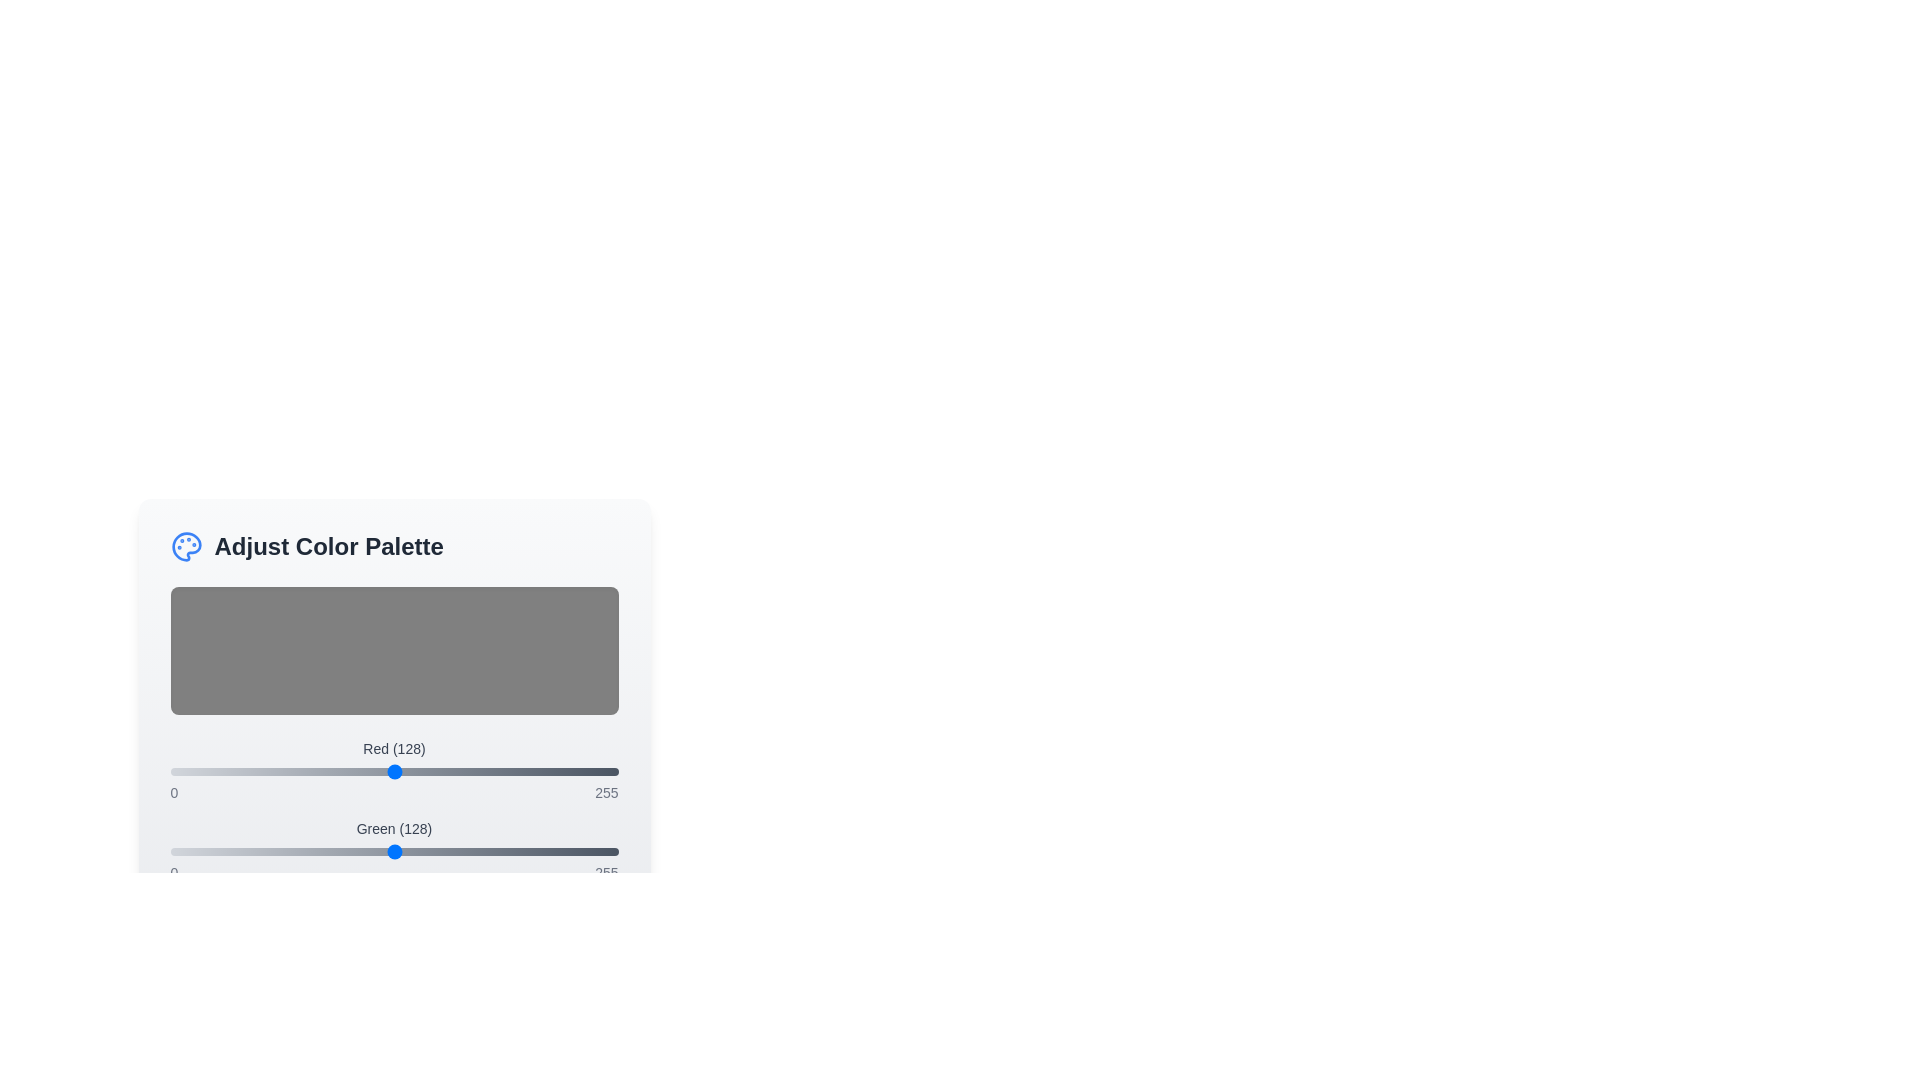 The image size is (1920, 1080). Describe the element at coordinates (255, 770) in the screenshot. I see `the red color slider to 49` at that location.